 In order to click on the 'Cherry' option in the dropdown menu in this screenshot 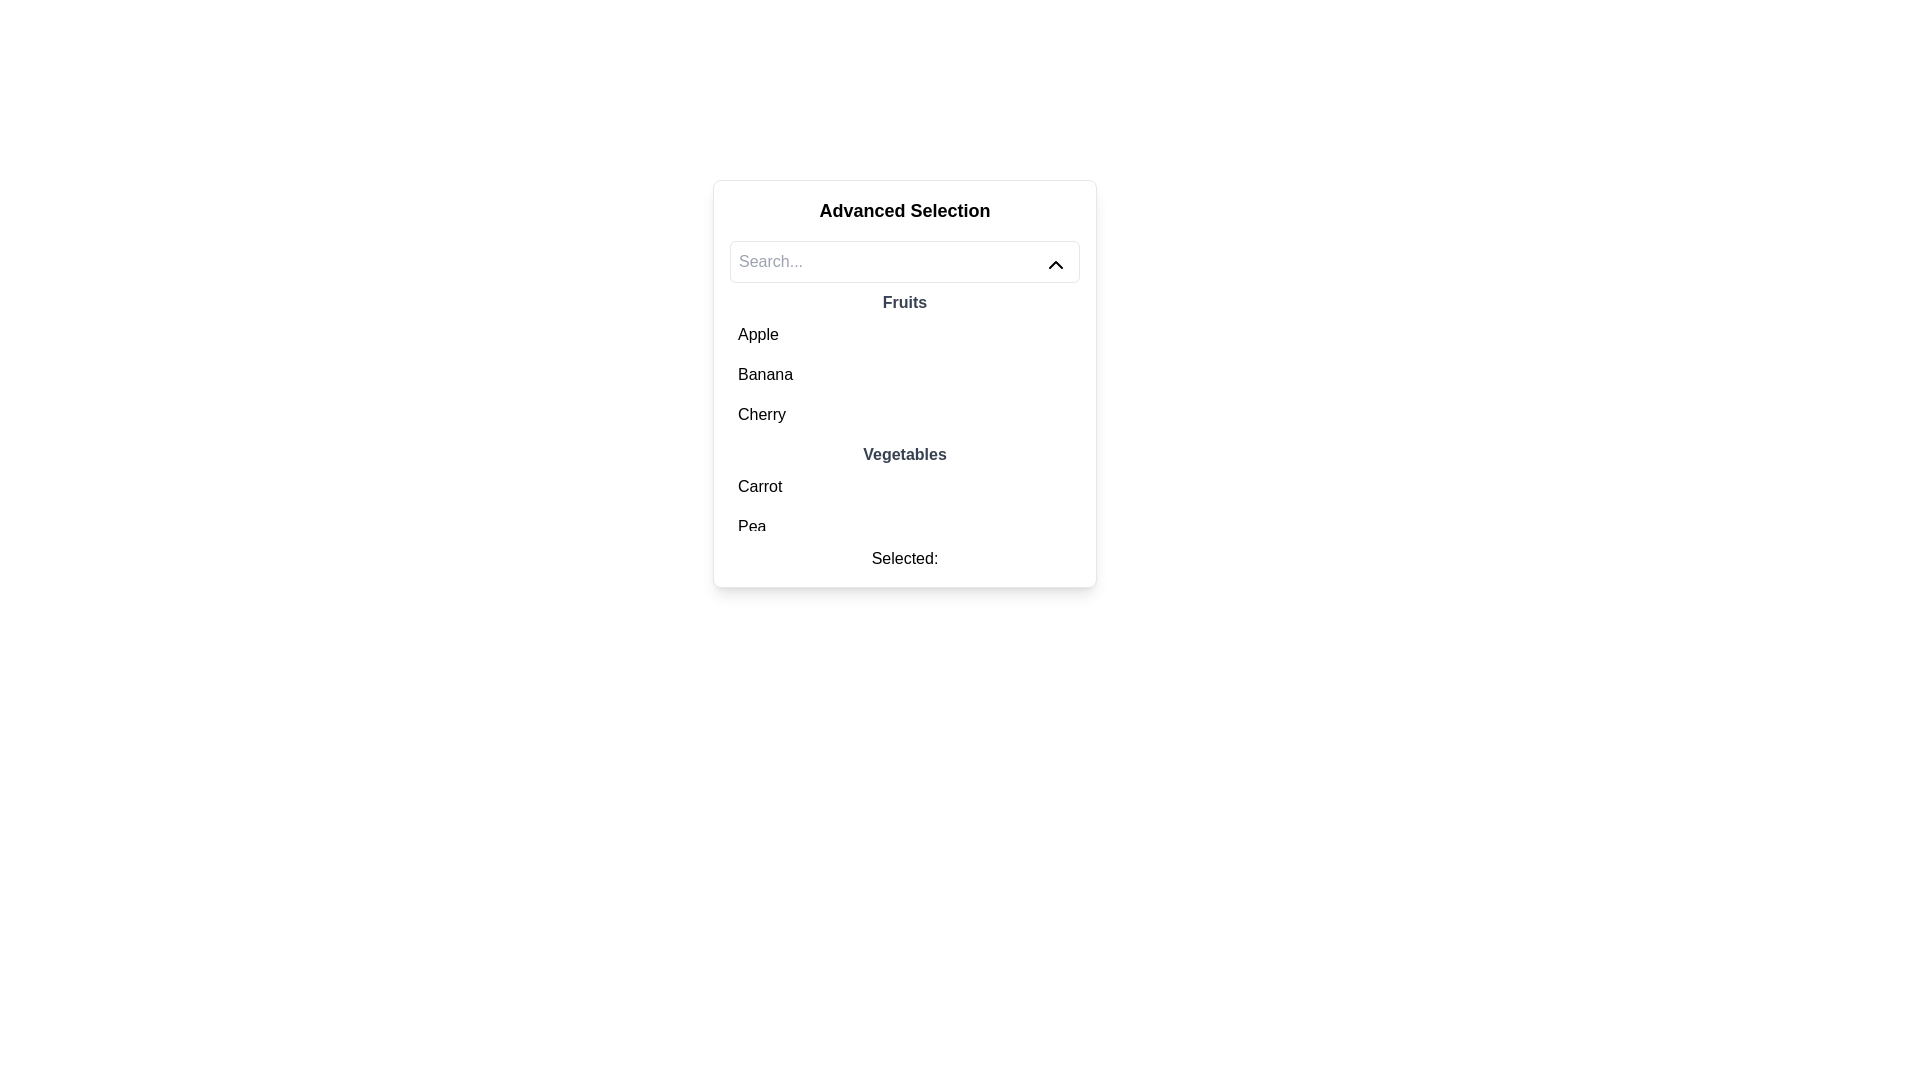, I will do `click(761, 414)`.